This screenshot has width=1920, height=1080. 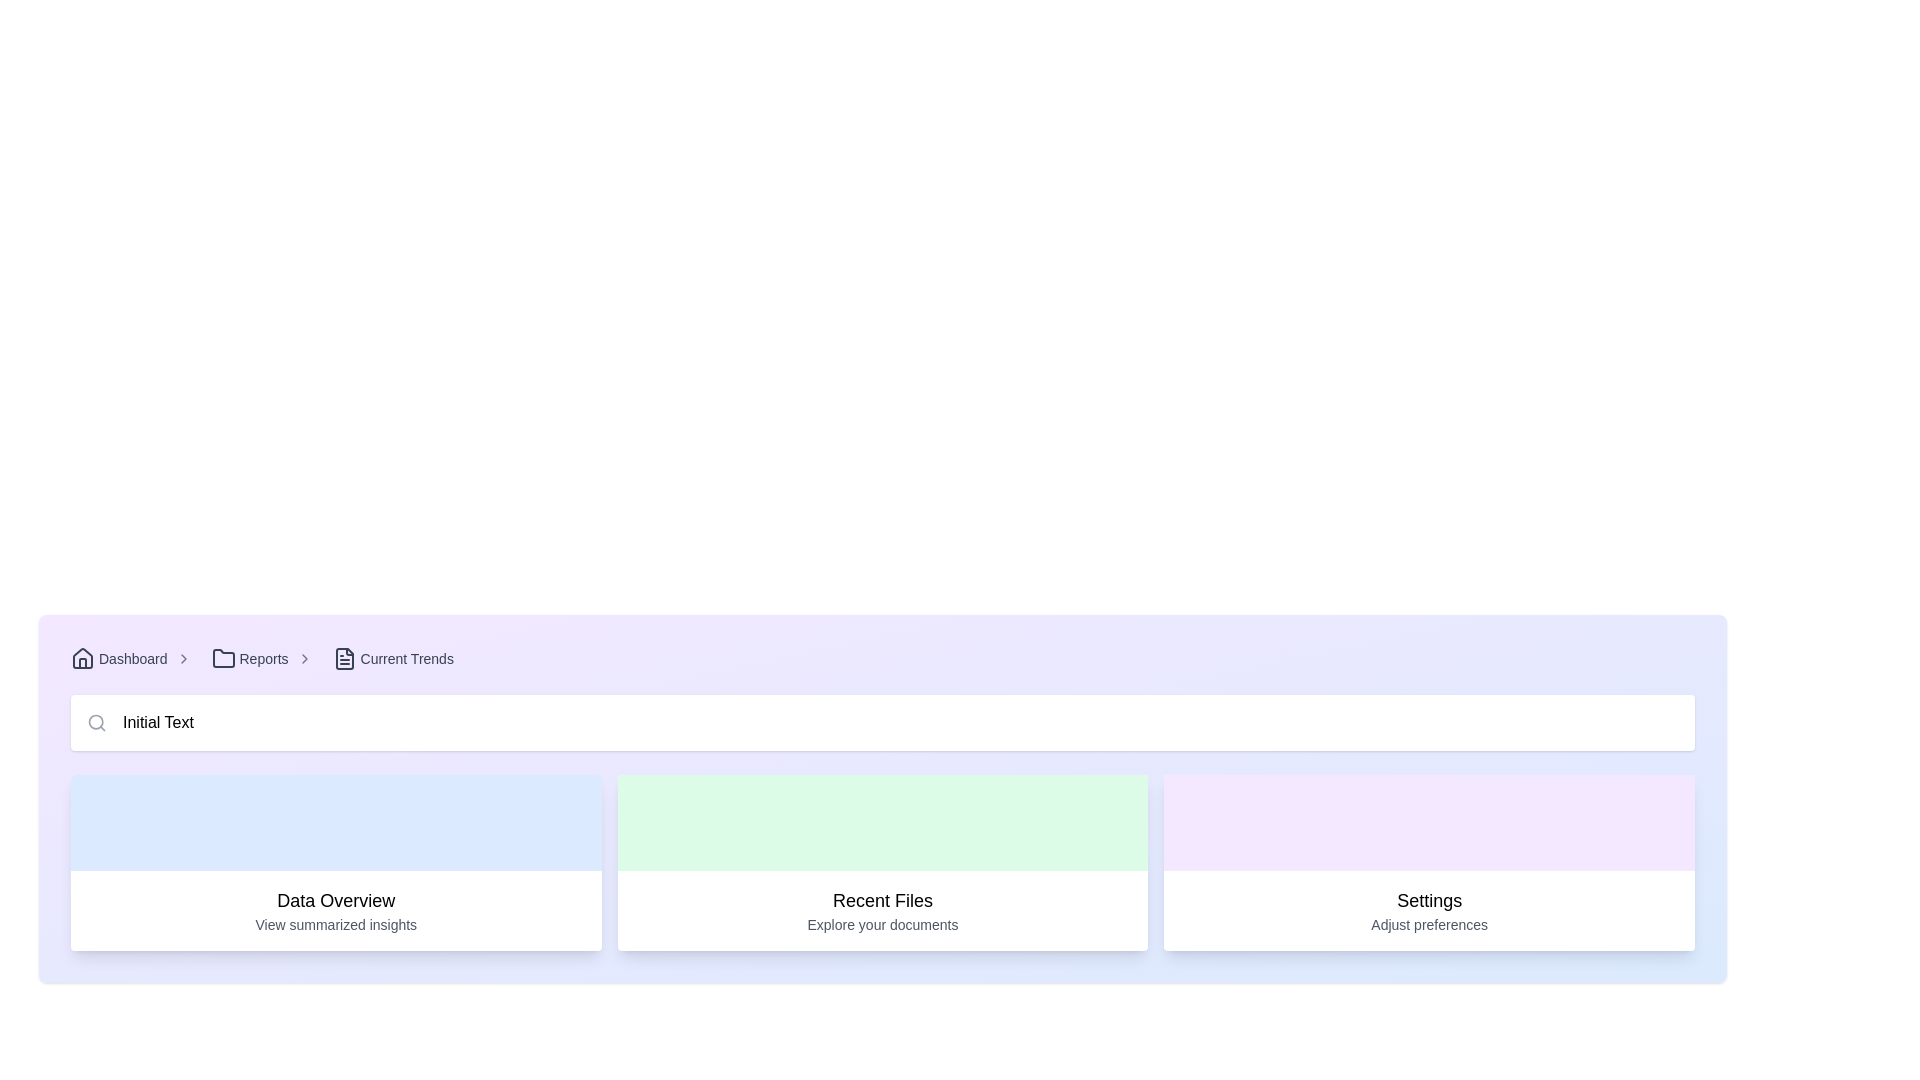 What do you see at coordinates (336, 862) in the screenshot?
I see `subelements inside the Informational card located in the top-left corner of the grid, which provides key insights or data highlights` at bounding box center [336, 862].